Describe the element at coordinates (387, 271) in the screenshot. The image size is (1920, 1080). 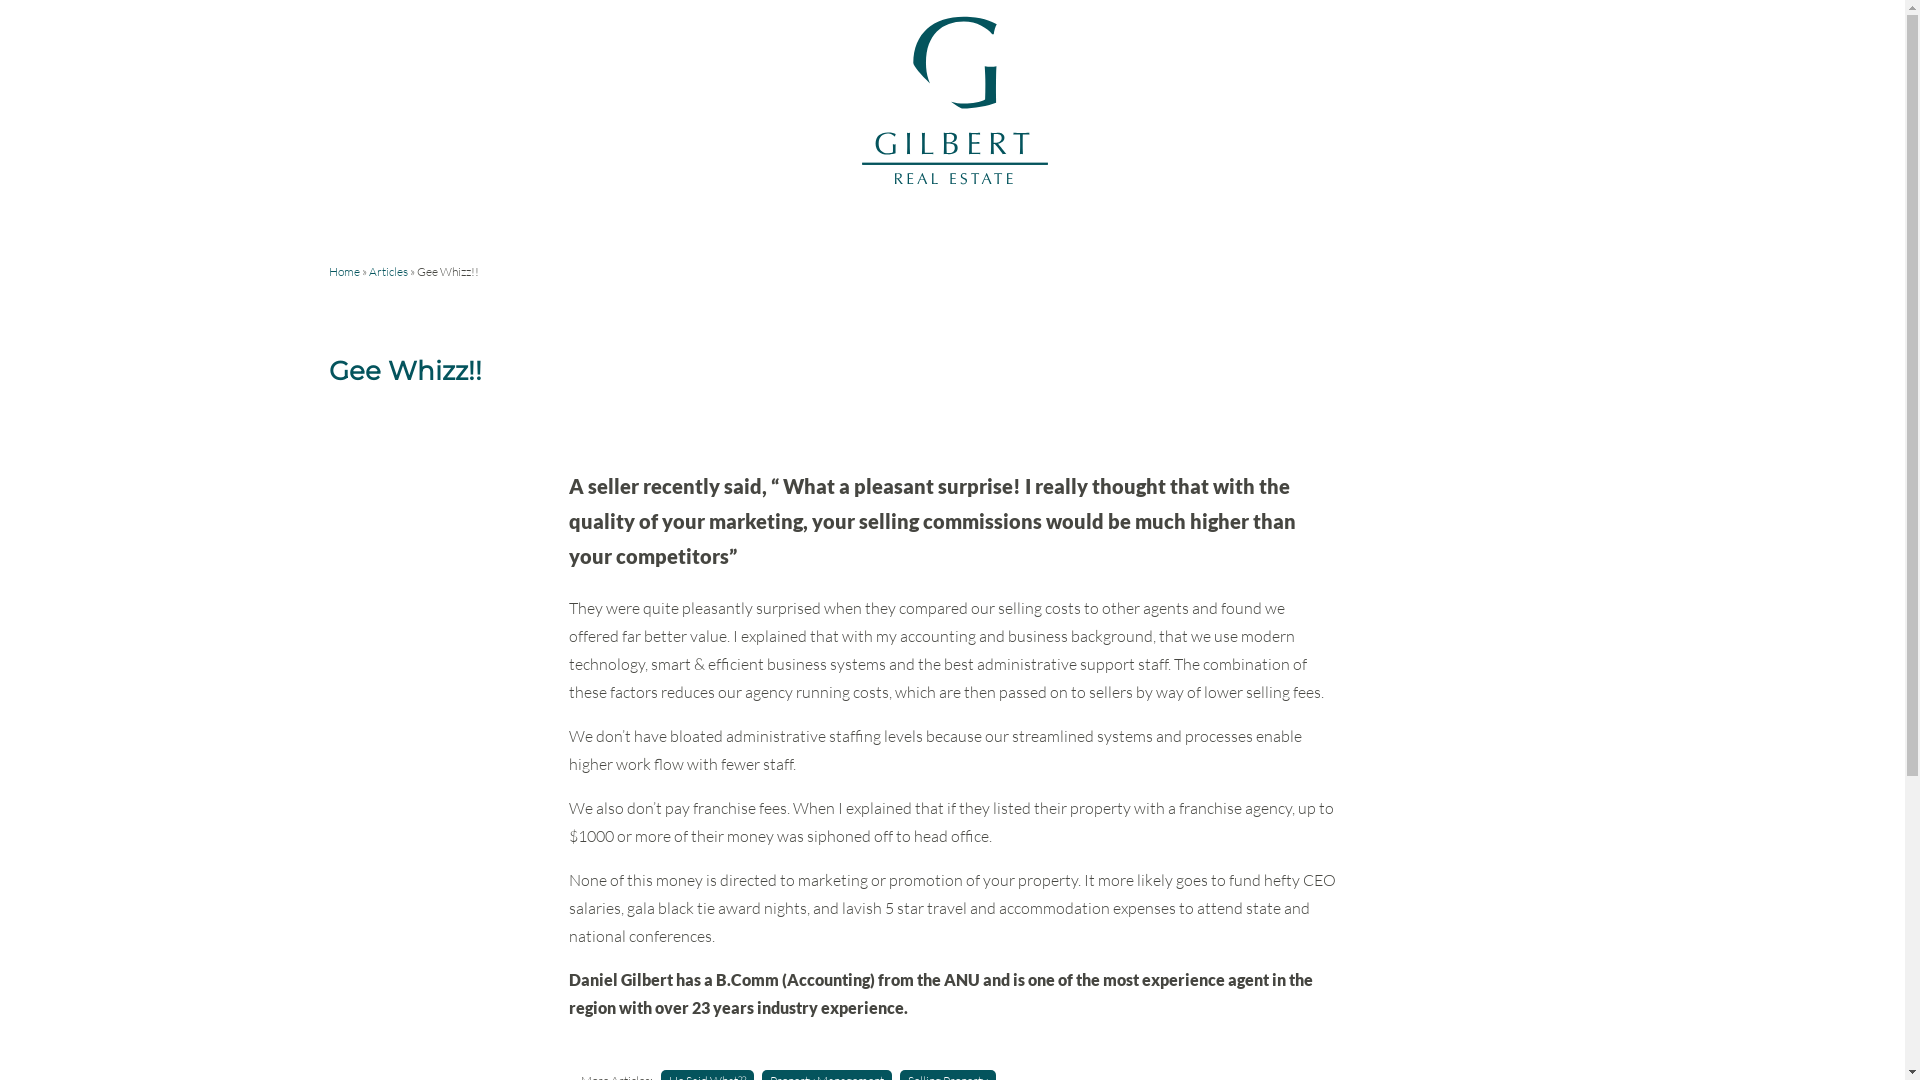
I see `'Articles'` at that location.